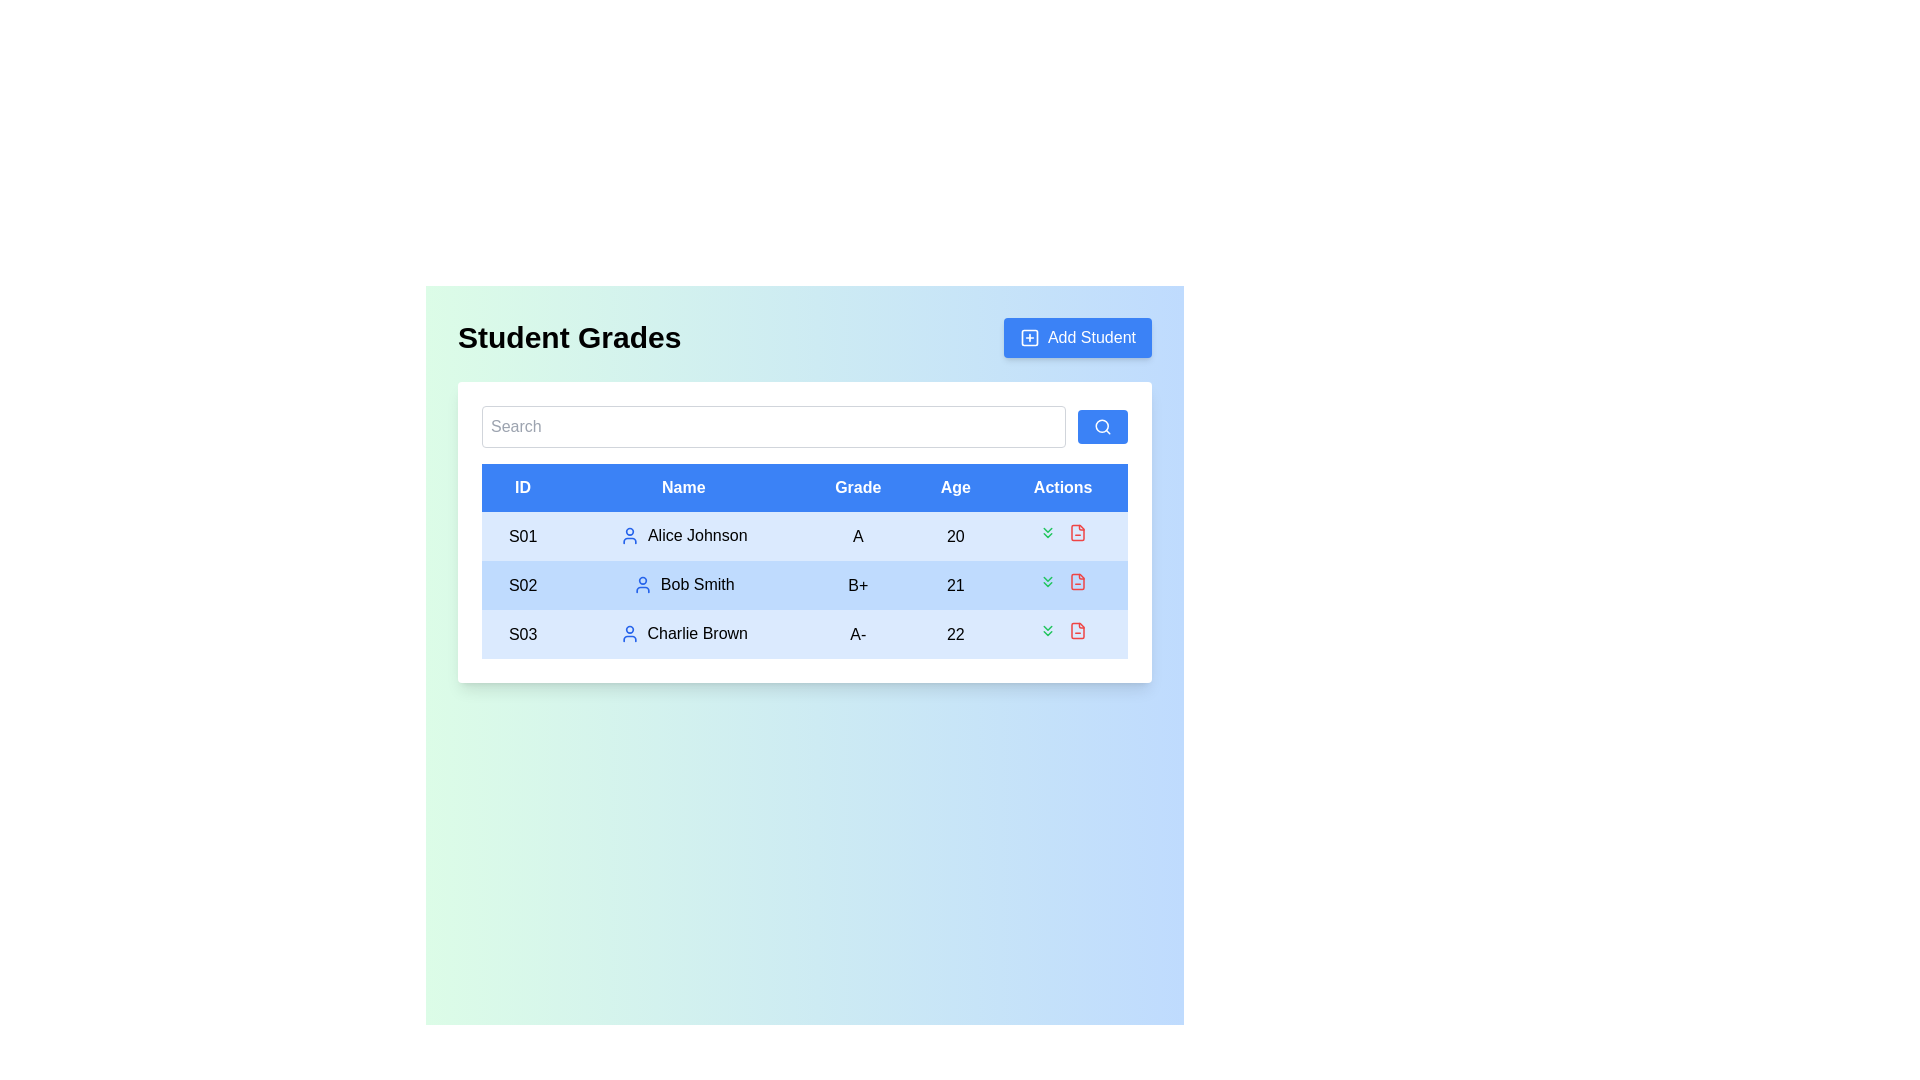 This screenshot has width=1920, height=1080. Describe the element at coordinates (858, 585) in the screenshot. I see `the 'B+' text label in bold font, which is the fourth column in the second row of the table, adjacent to the 'Name' column containing 'Bob Smith' and the 'Age' column containing '21'` at that location.